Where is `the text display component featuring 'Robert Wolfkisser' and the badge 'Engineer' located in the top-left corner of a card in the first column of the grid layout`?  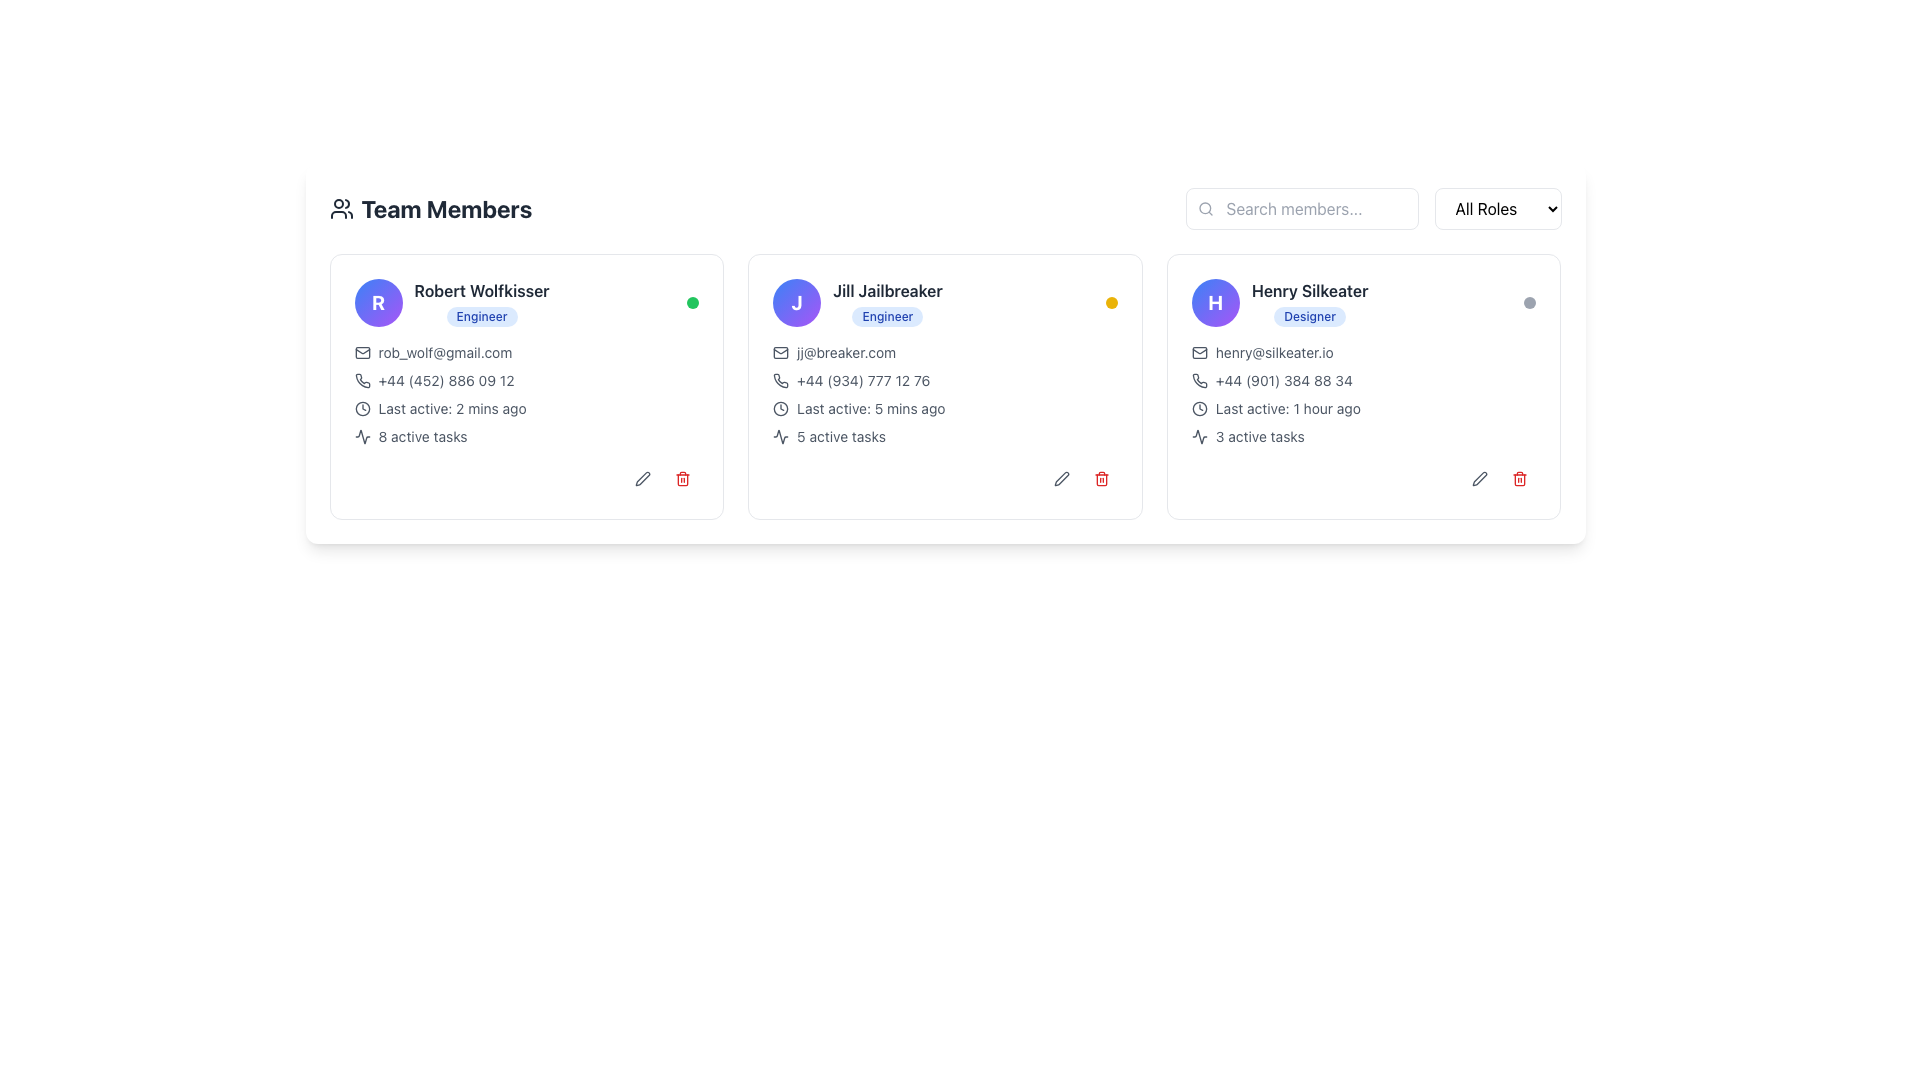
the text display component featuring 'Robert Wolfkisser' and the badge 'Engineer' located in the top-left corner of a card in the first column of the grid layout is located at coordinates (482, 303).